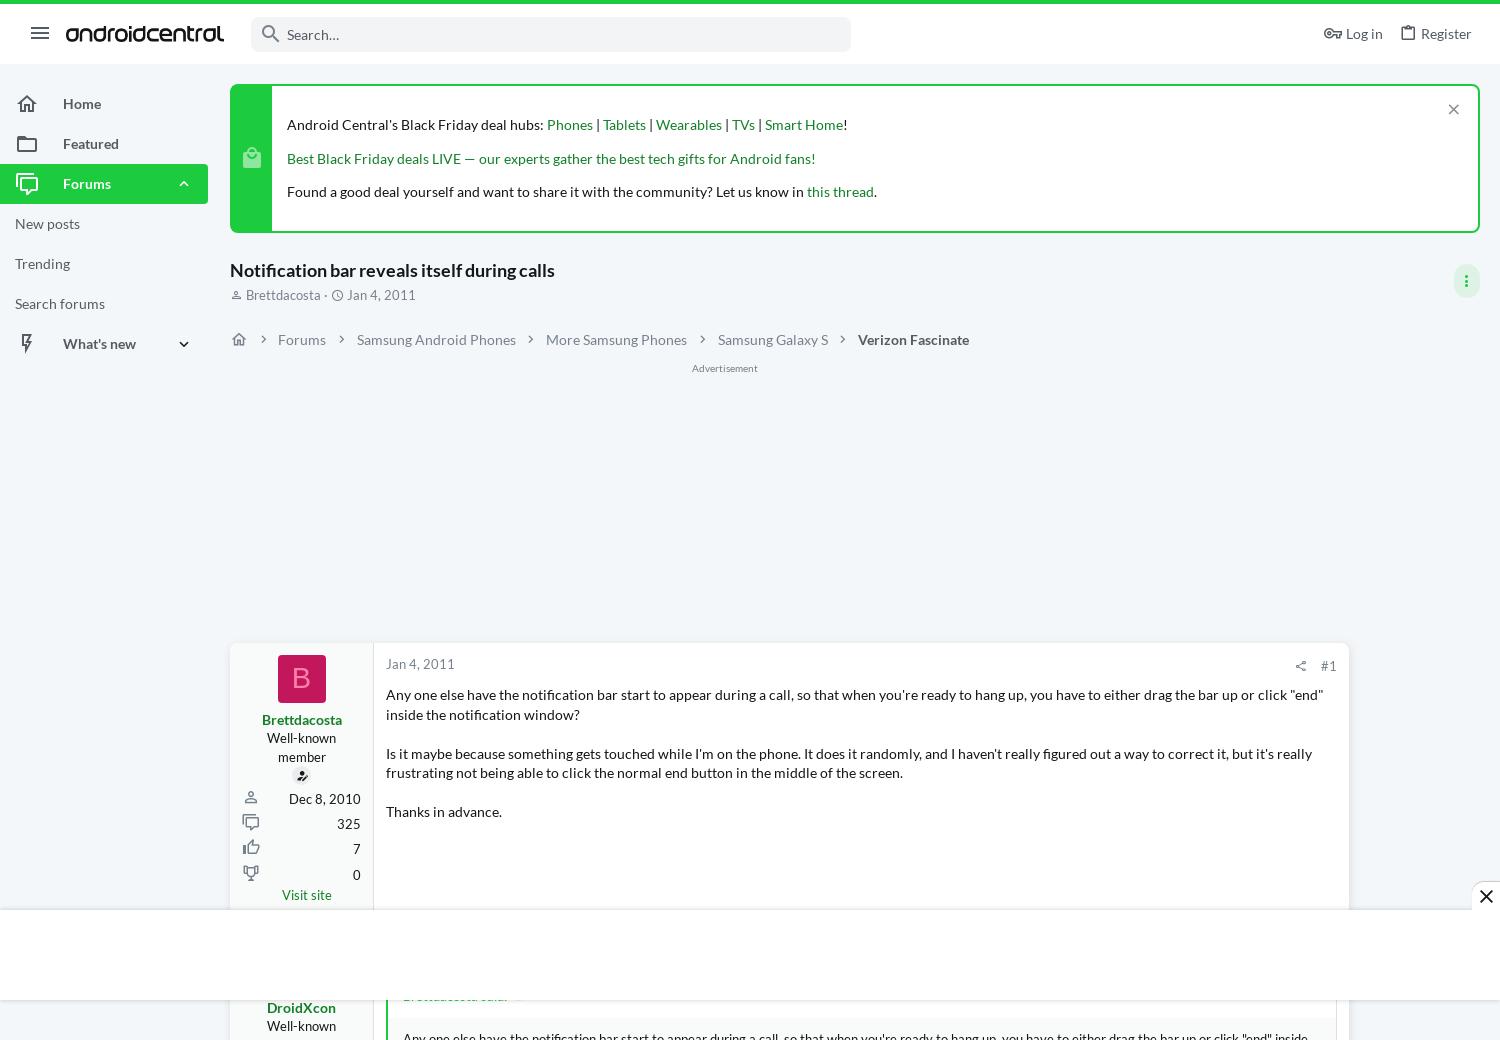 The height and width of the screenshot is (1040, 1500). I want to click on '#2', so click(1140, 953).